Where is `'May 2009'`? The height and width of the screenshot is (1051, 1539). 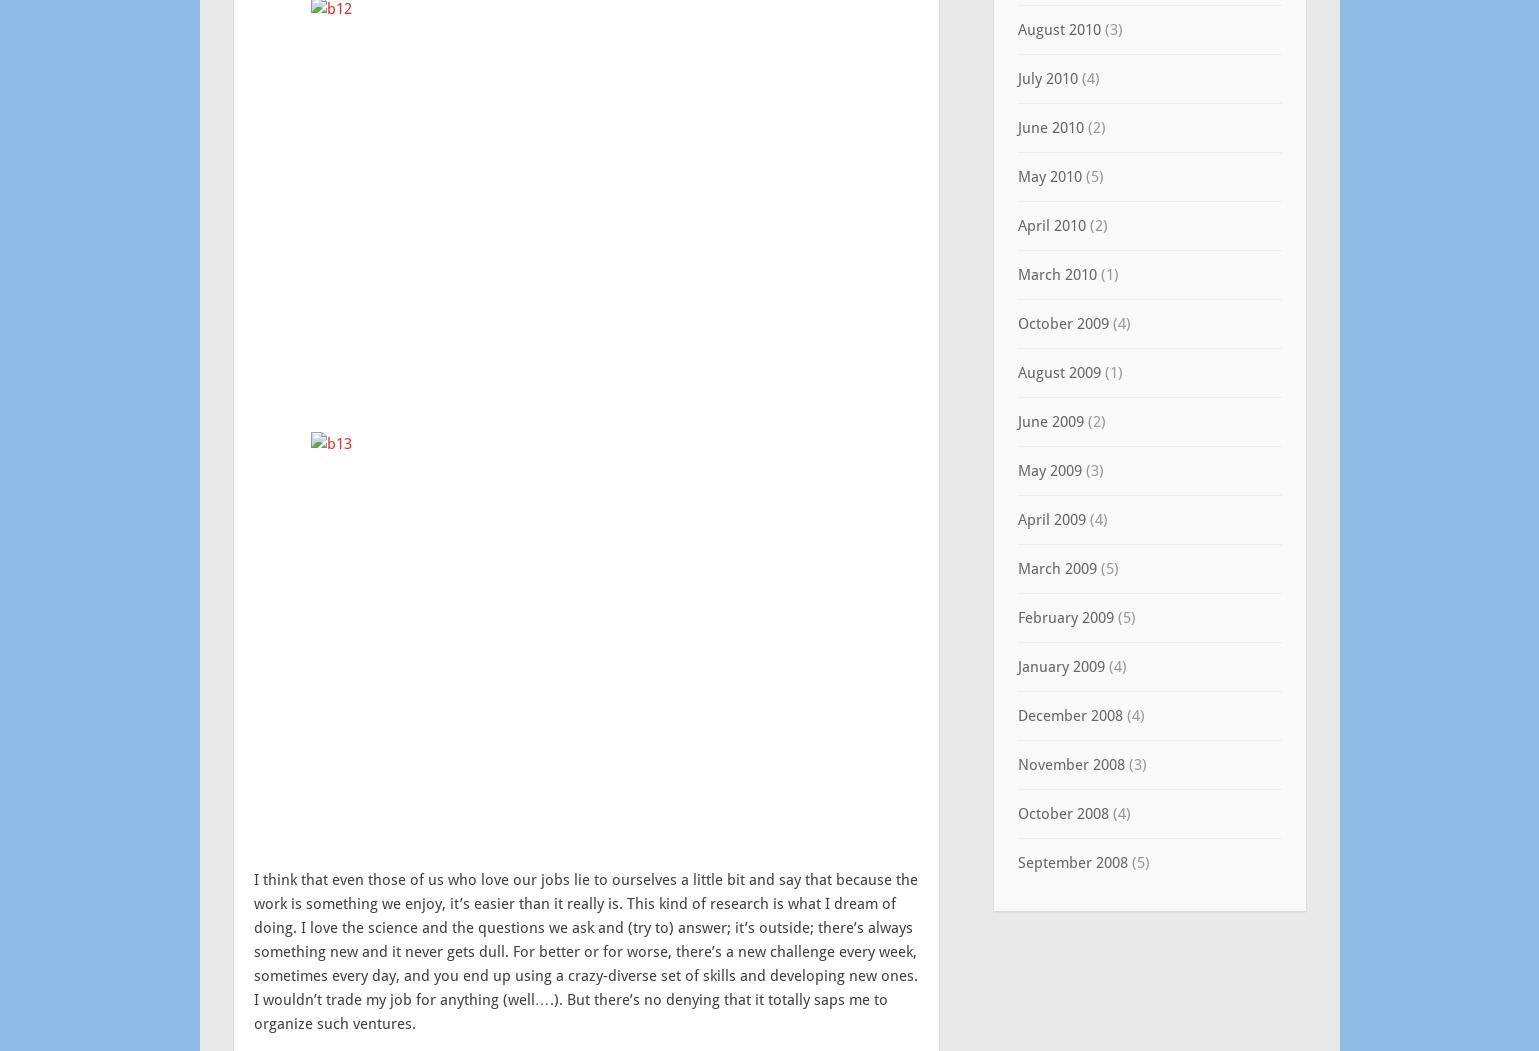 'May 2009' is located at coordinates (1047, 469).